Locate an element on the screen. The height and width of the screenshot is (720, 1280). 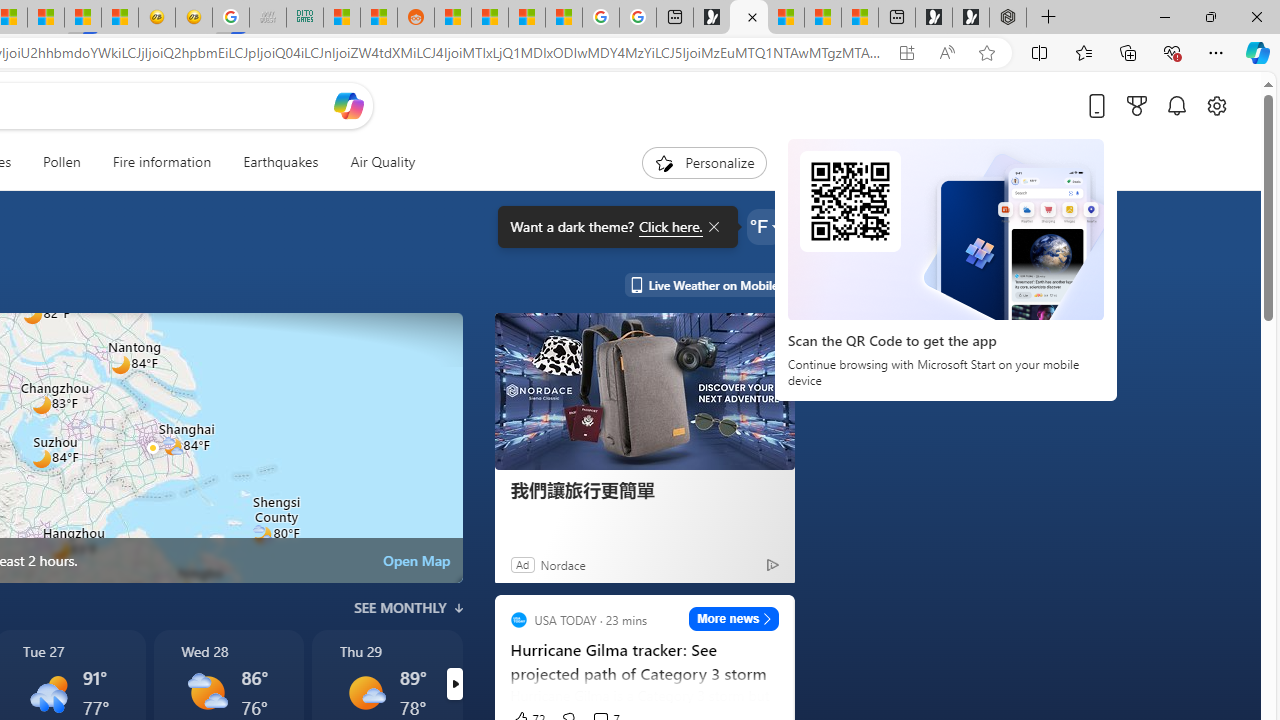
'Air Quality' is located at coordinates (382, 162).